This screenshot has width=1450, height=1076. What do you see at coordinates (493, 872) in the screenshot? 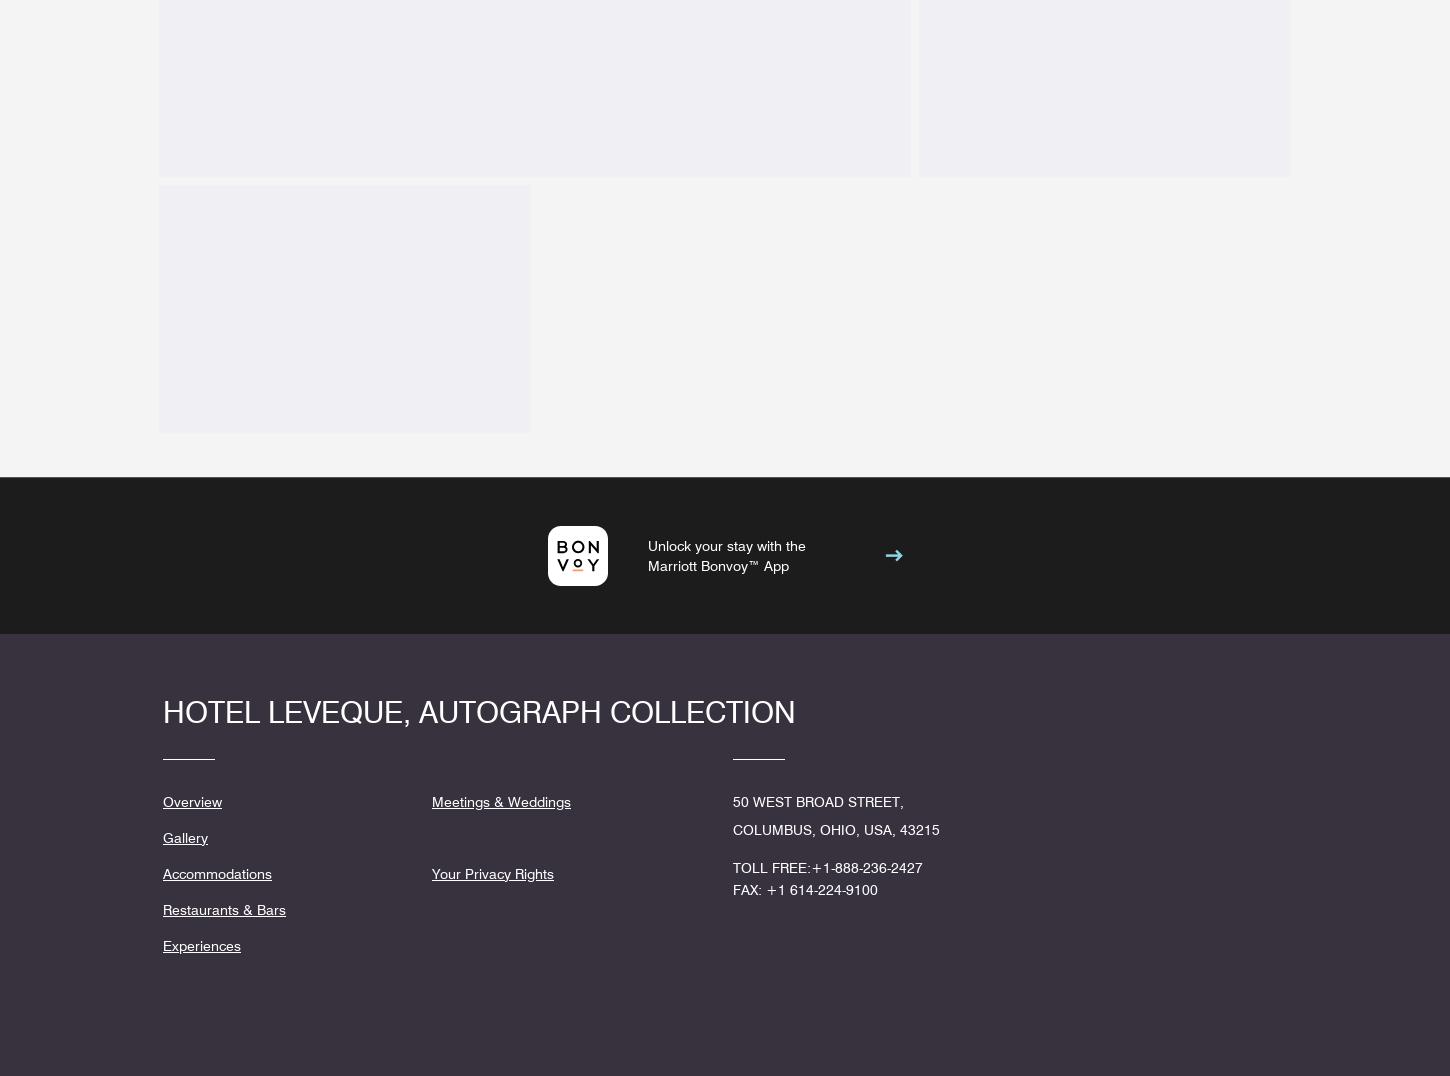
I see `'Your Privacy Rights'` at bounding box center [493, 872].